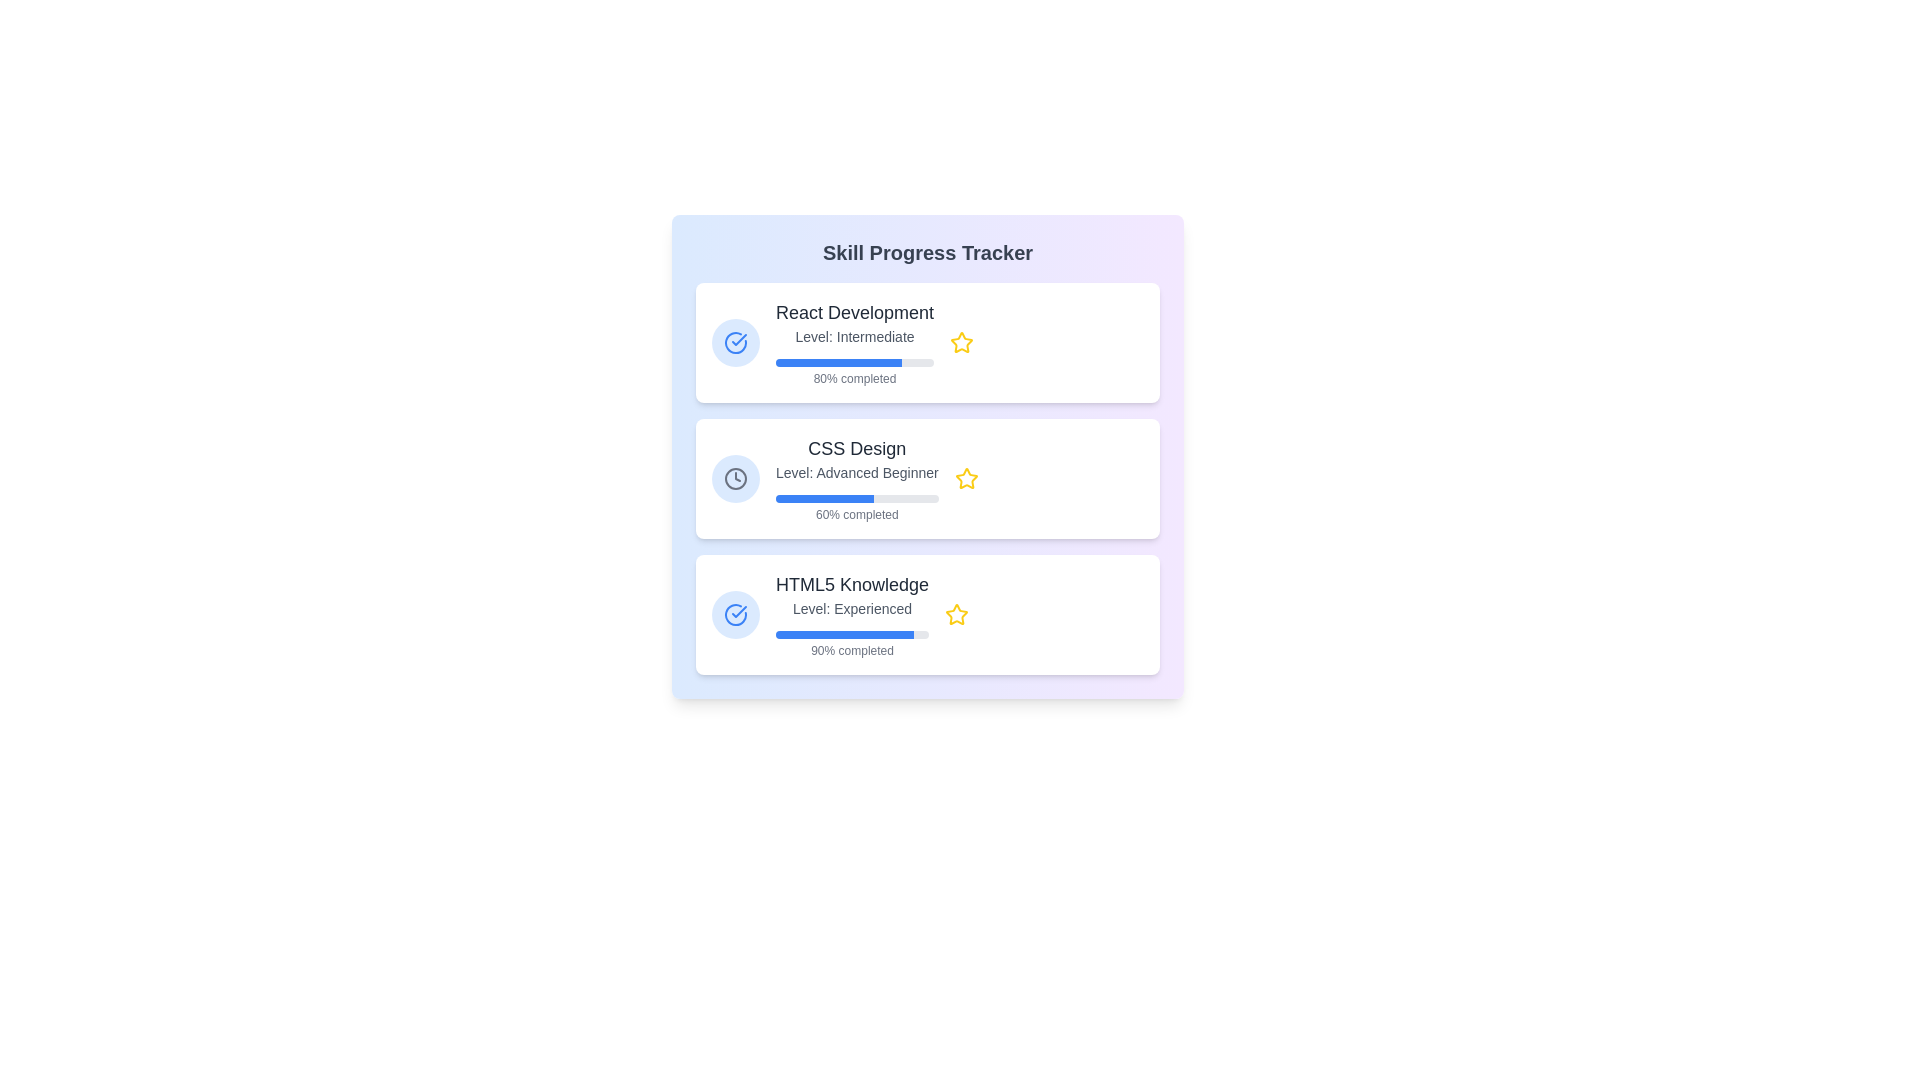 This screenshot has width=1920, height=1080. I want to click on the progress indicator (progress bar) located in the 'React Development' card, which visually represents progress with a blue completed portion and a gray remaining section, so click(854, 362).